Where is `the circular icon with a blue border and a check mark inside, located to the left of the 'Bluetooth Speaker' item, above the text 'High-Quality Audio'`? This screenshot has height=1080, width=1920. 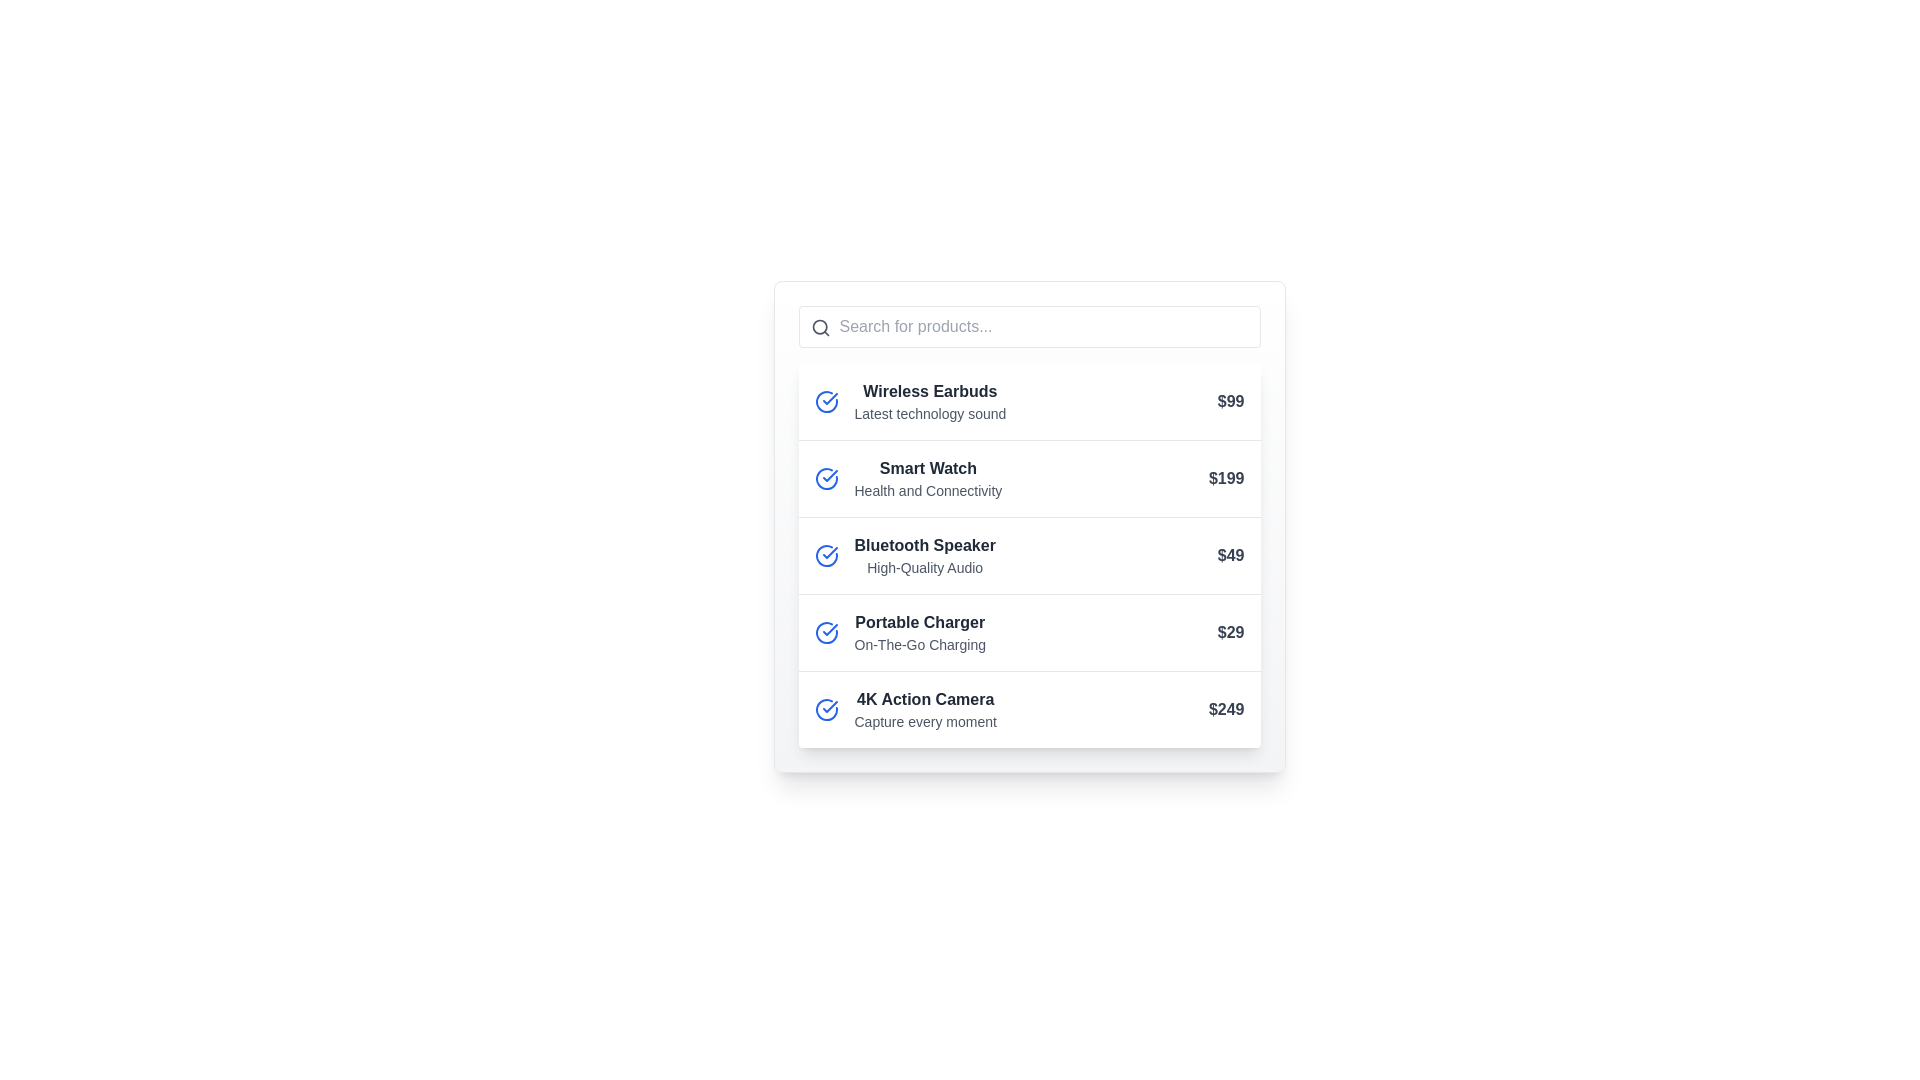 the circular icon with a blue border and a check mark inside, located to the left of the 'Bluetooth Speaker' item, above the text 'High-Quality Audio' is located at coordinates (826, 555).